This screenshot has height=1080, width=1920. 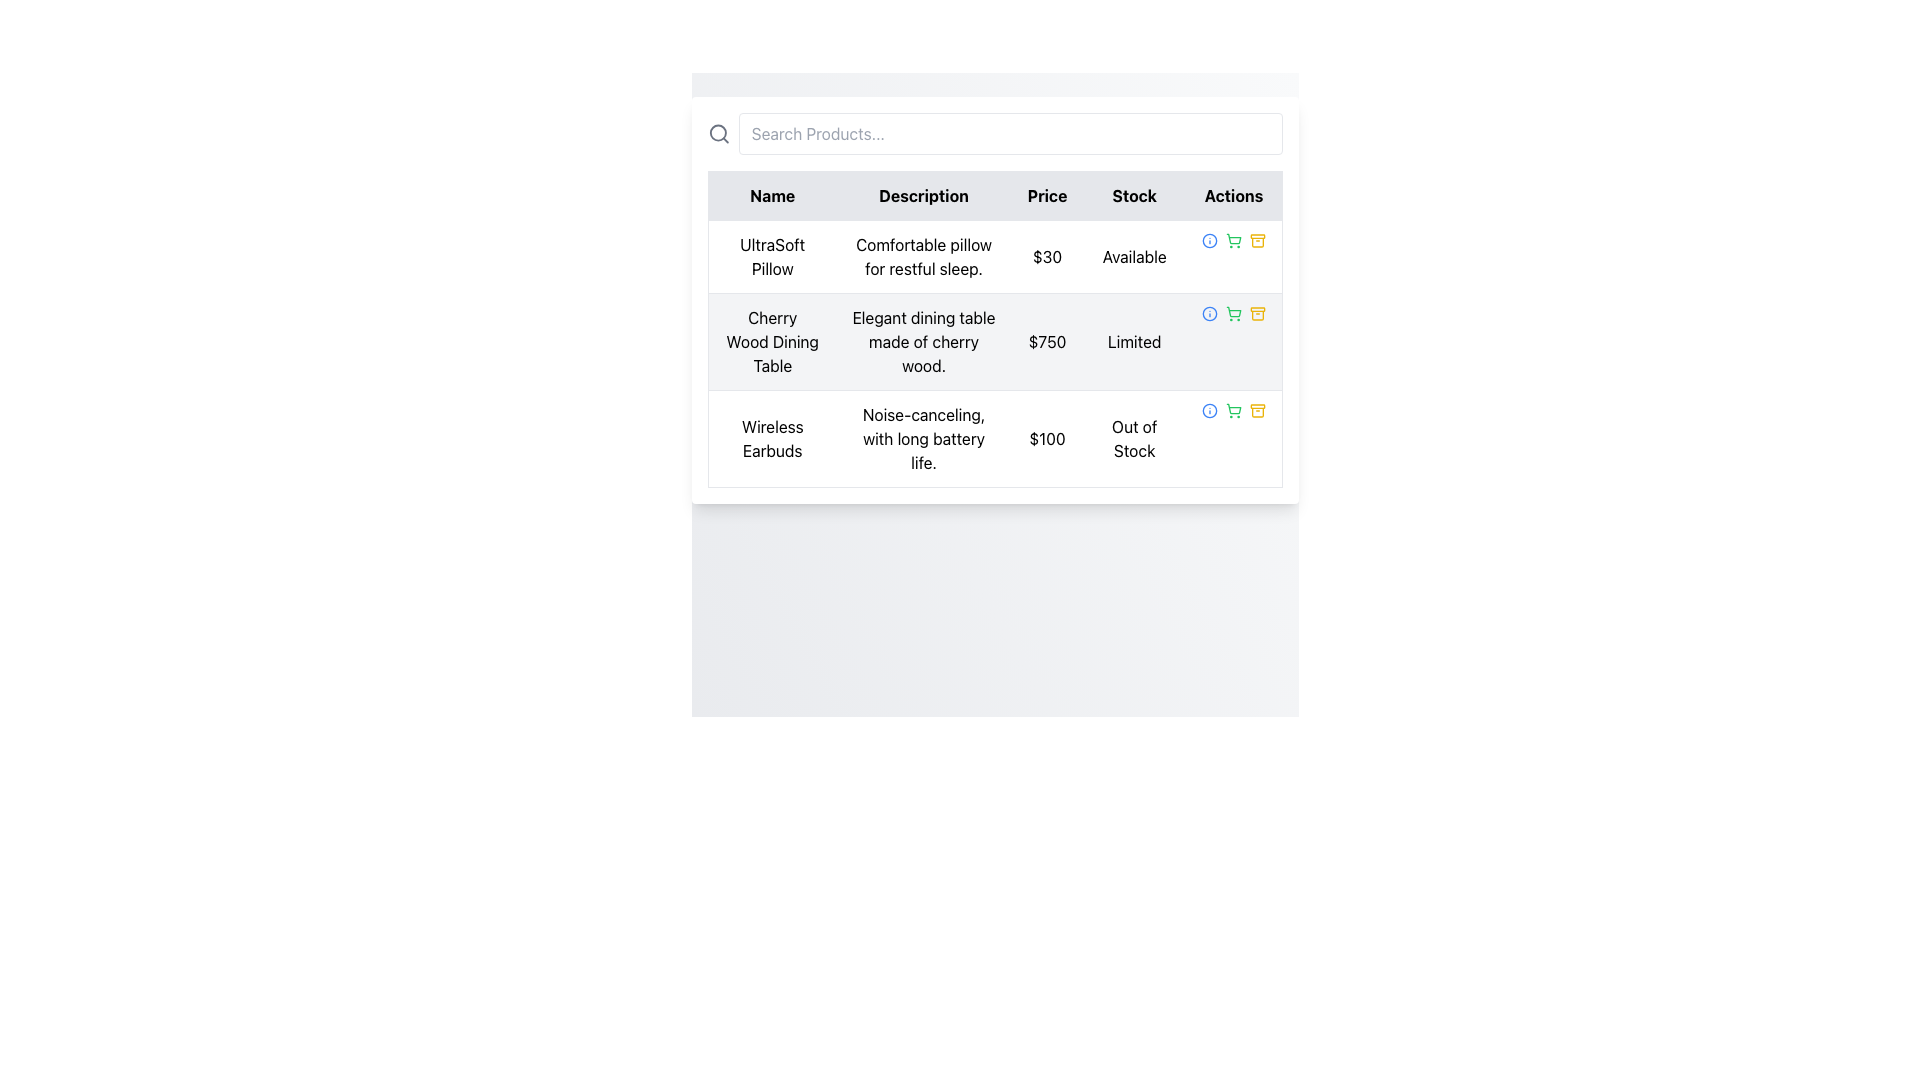 I want to click on the price label displaying the price of the 'UltraSoft Pillow' product, located in the third column of the product table, bordered by the description on the left and stock status on the right, so click(x=1046, y=256).